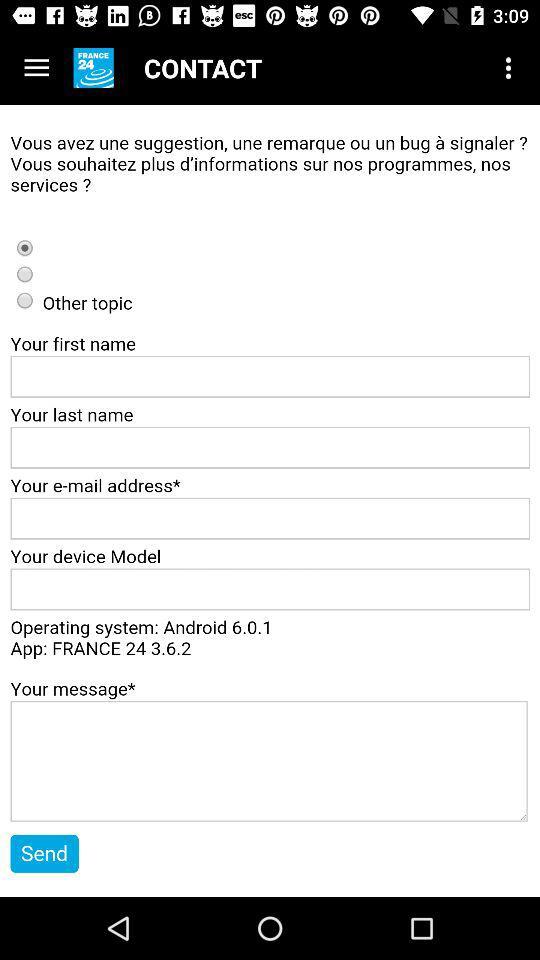 Image resolution: width=540 pixels, height=960 pixels. Describe the element at coordinates (36, 68) in the screenshot. I see `menu` at that location.